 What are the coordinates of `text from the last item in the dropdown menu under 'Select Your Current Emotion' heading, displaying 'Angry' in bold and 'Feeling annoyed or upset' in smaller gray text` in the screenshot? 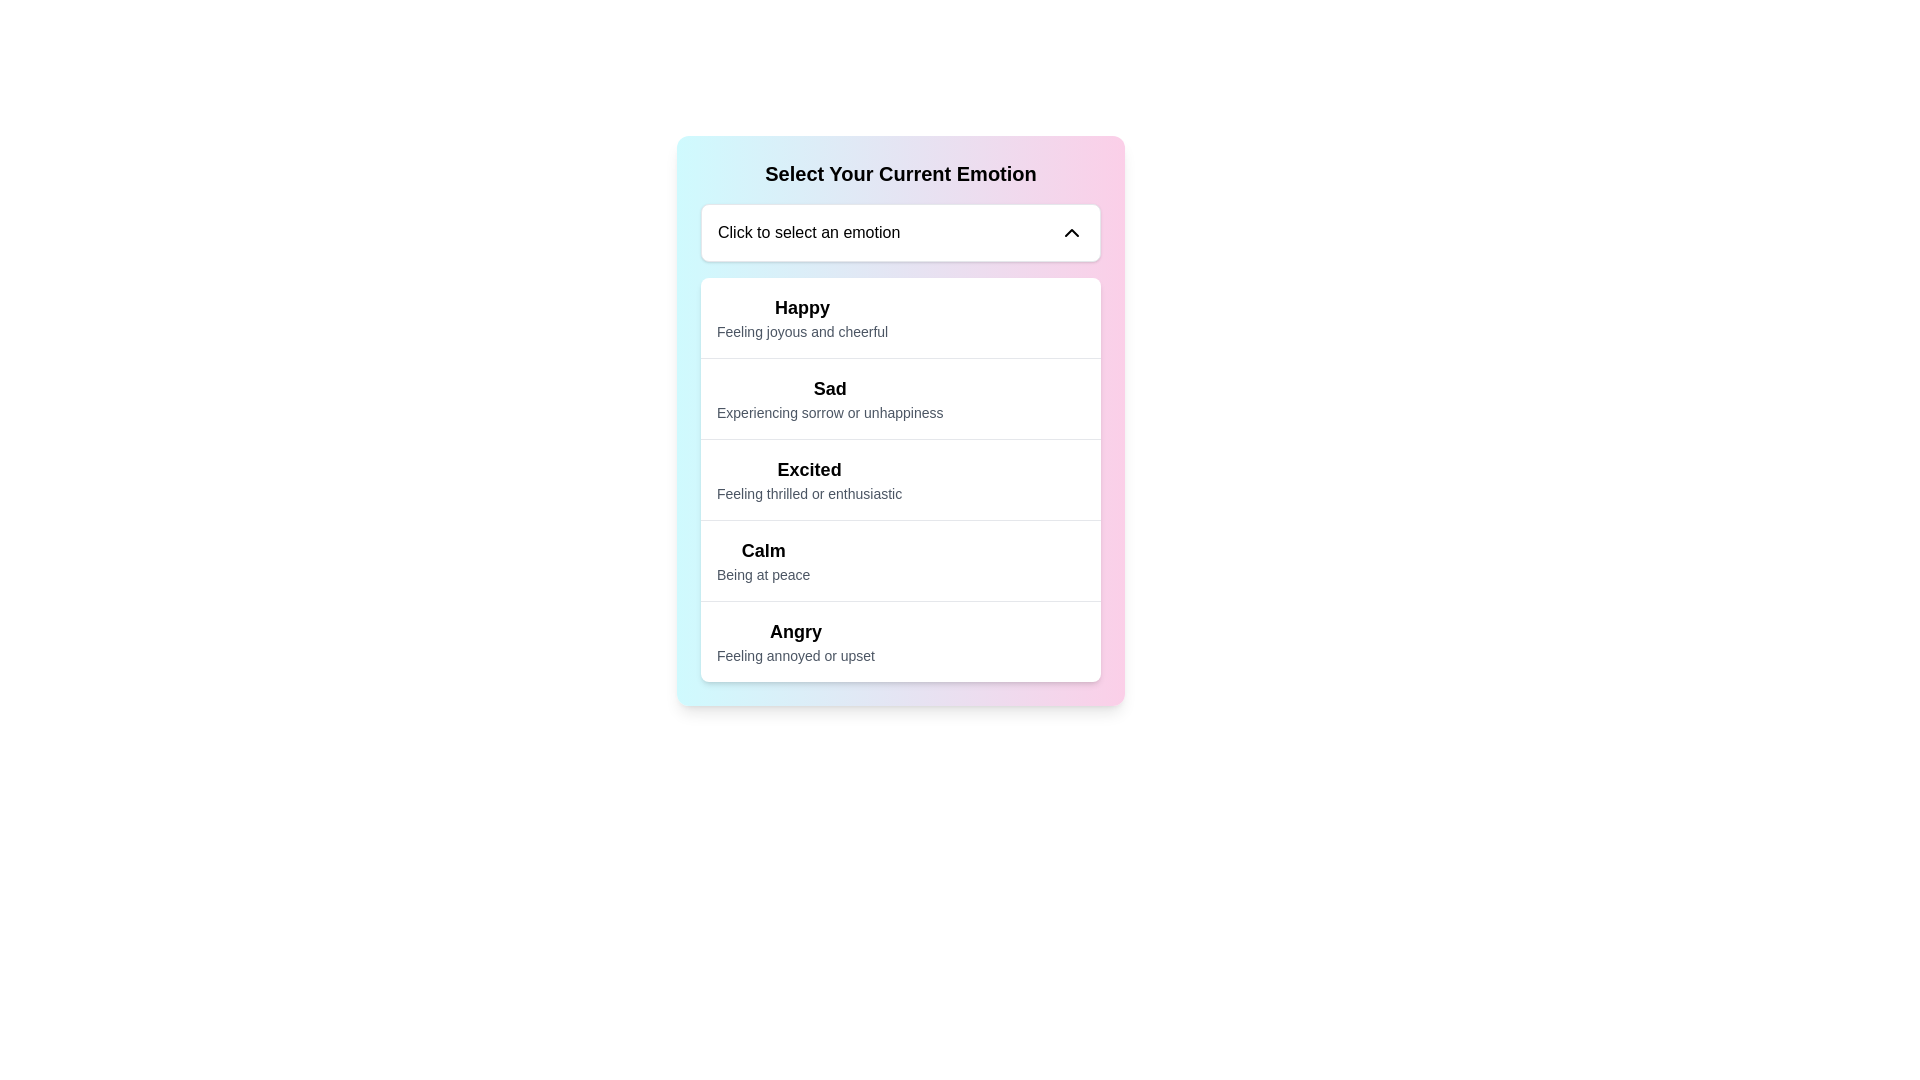 It's located at (795, 641).